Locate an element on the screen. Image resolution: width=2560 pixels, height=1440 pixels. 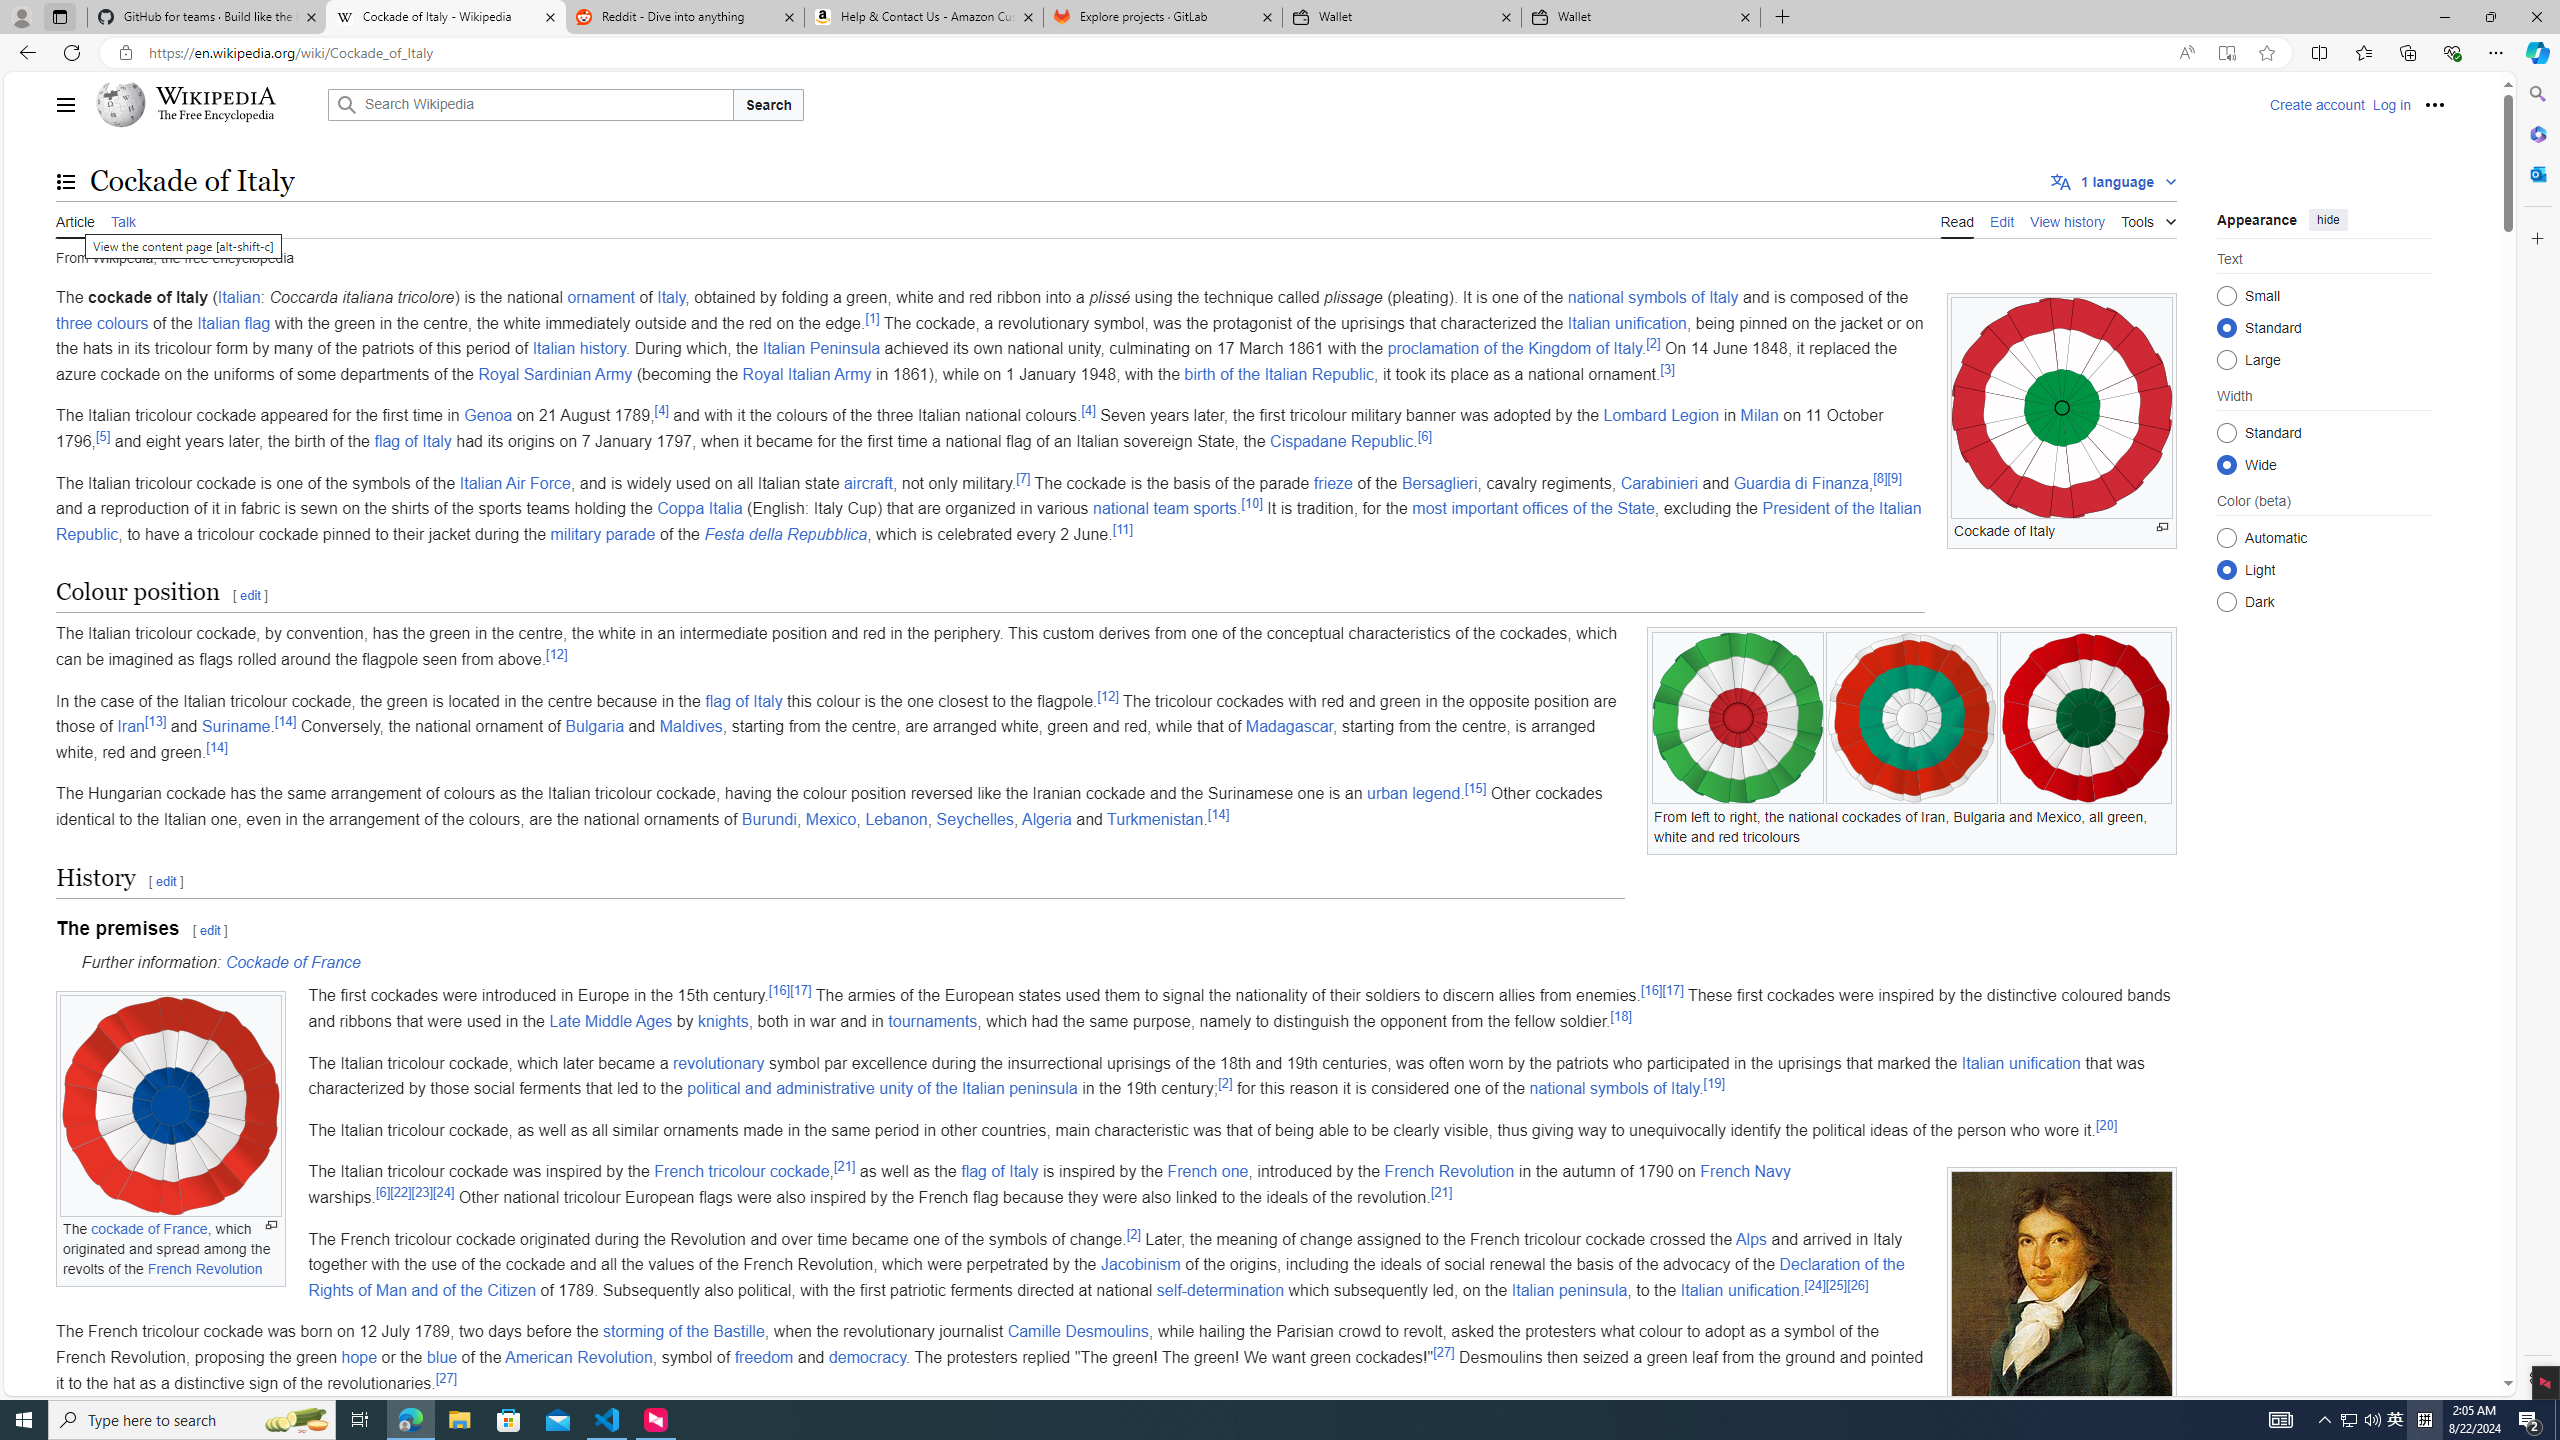
'[2]' is located at coordinates (1133, 1233).